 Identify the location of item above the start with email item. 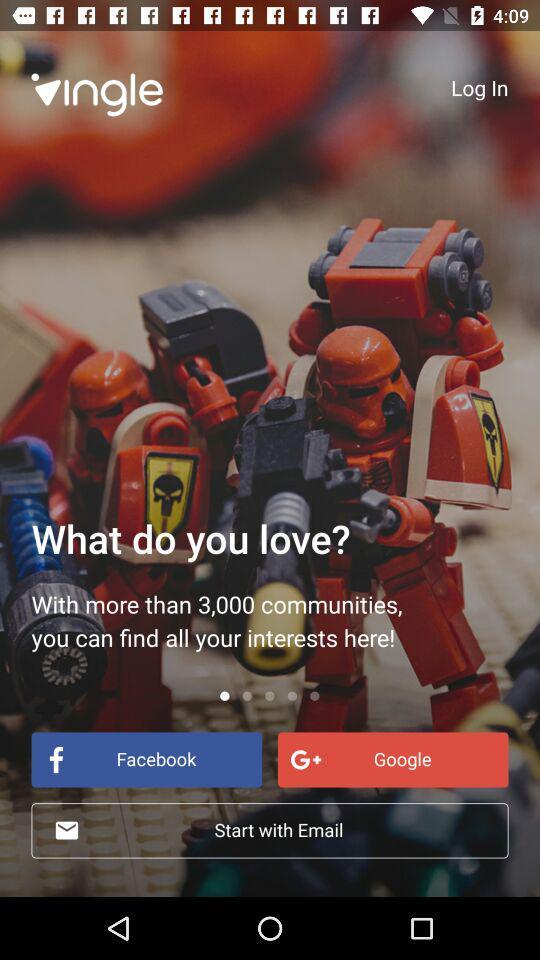
(145, 758).